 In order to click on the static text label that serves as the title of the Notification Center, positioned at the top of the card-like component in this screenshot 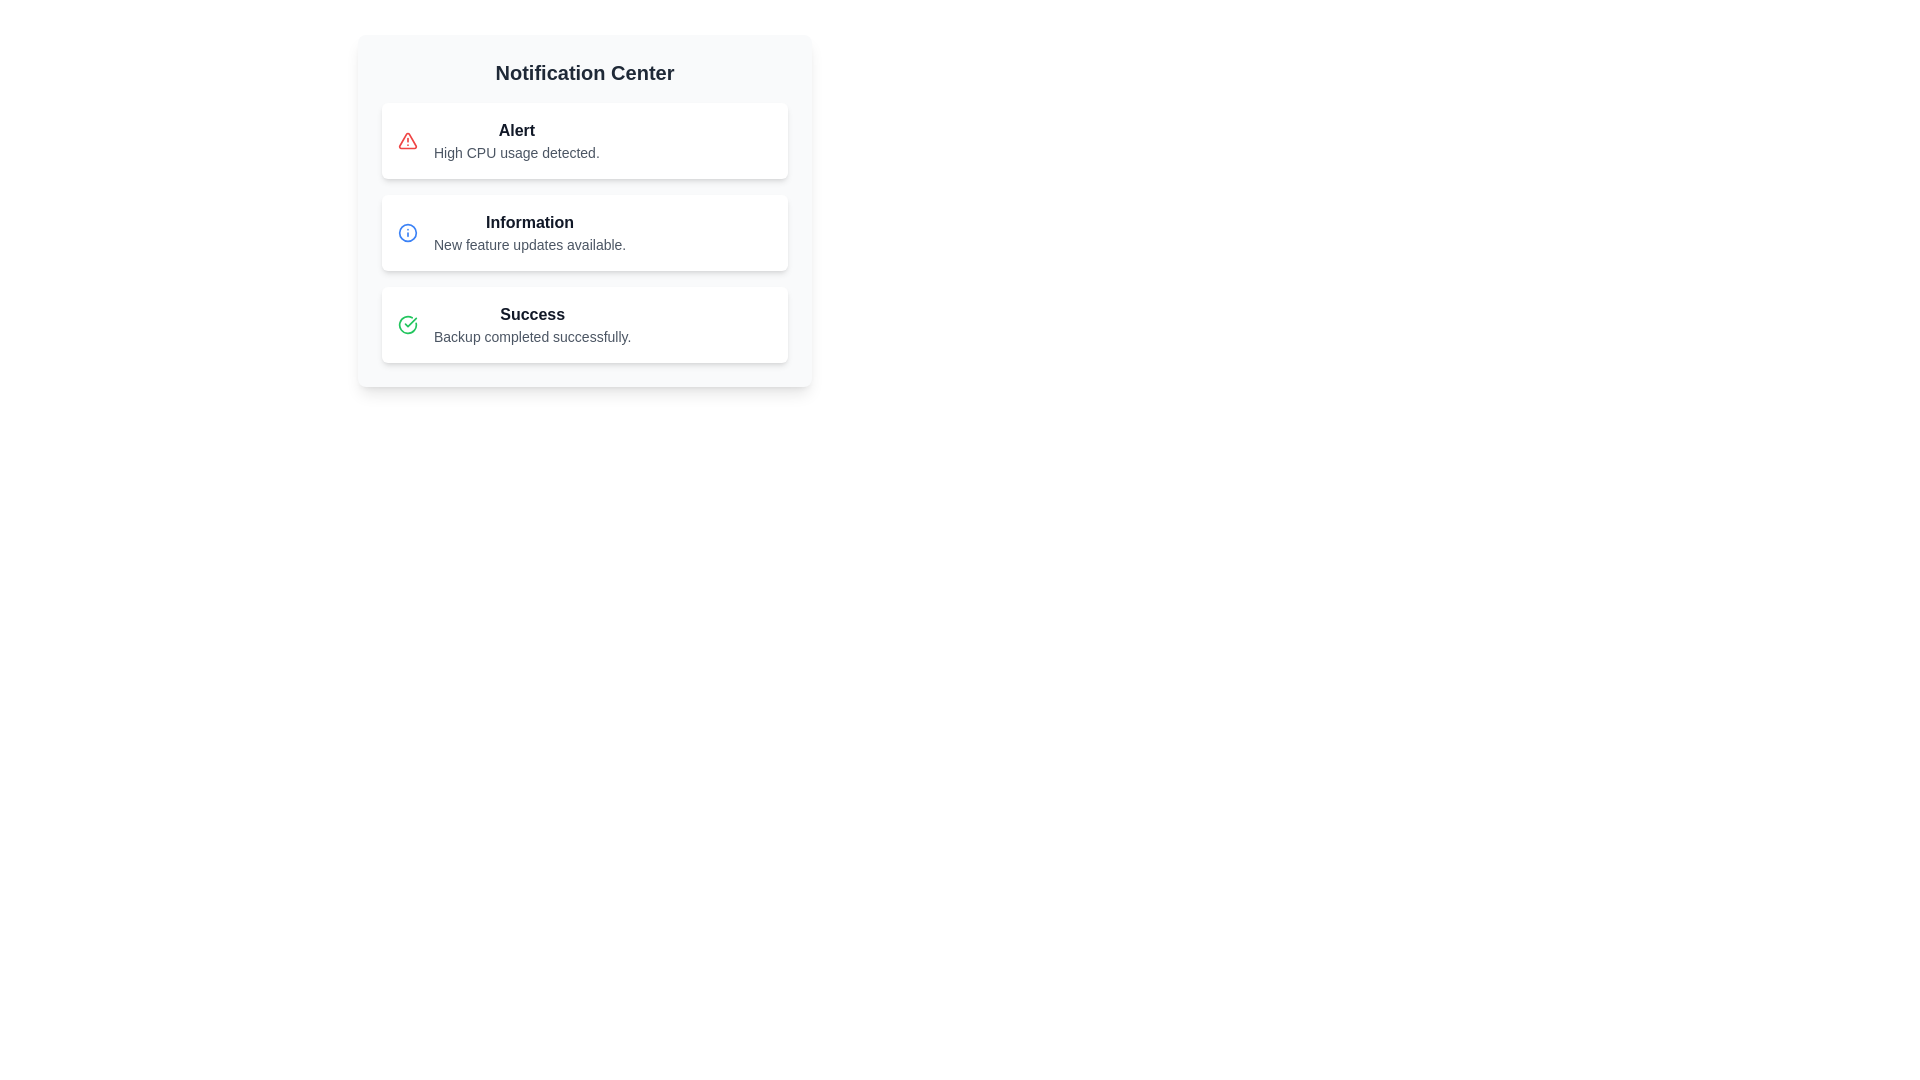, I will do `click(584, 72)`.